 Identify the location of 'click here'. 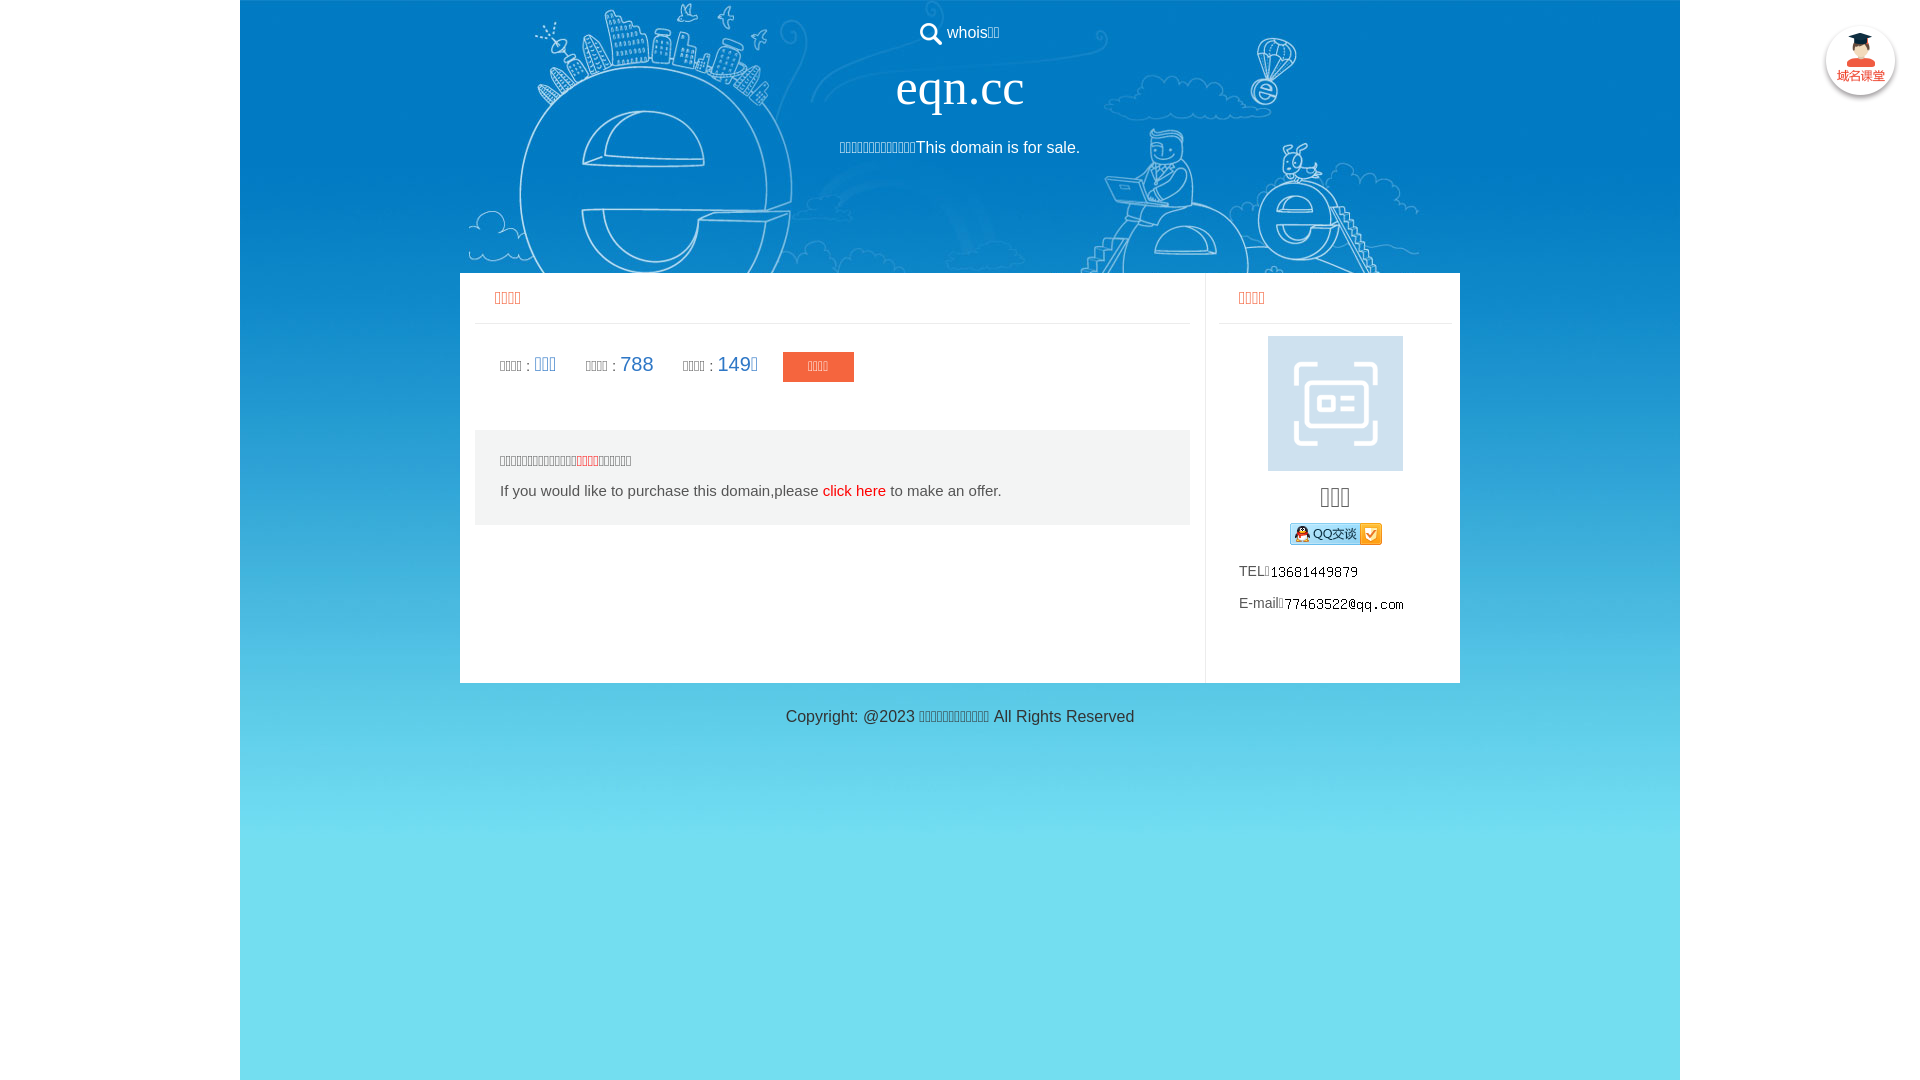
(854, 490).